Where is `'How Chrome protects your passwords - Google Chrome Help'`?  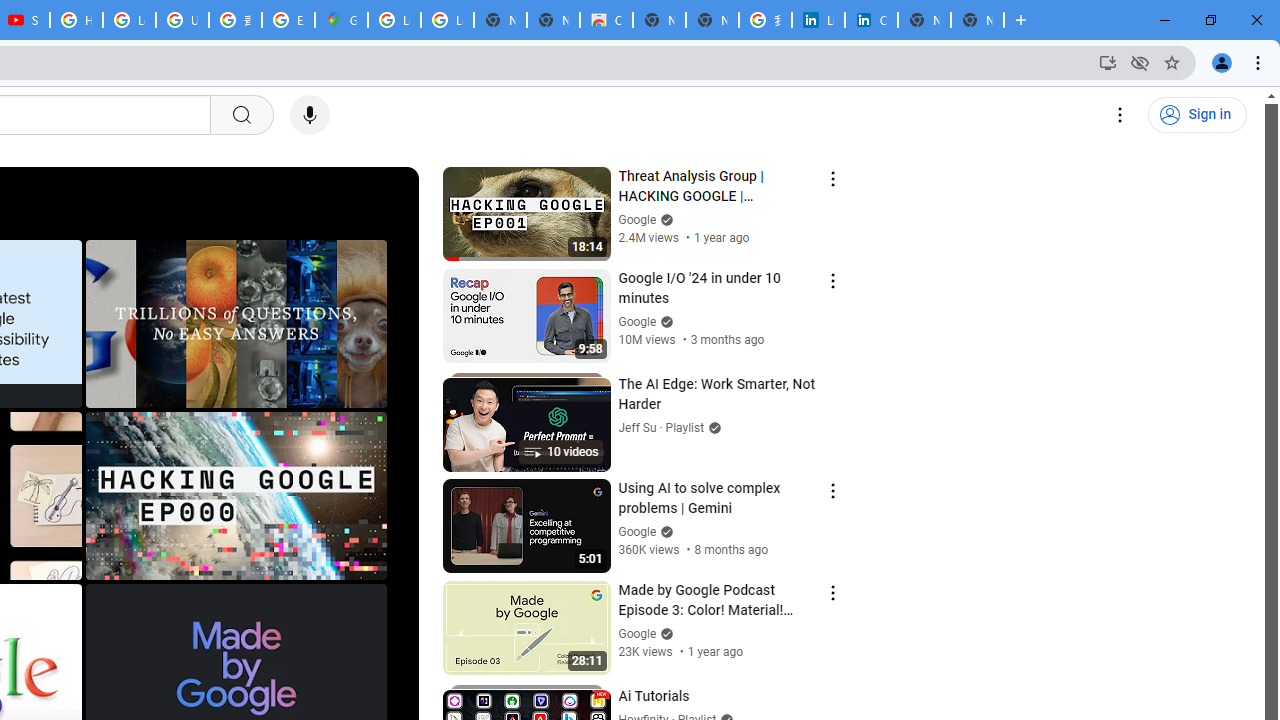 'How Chrome protects your passwords - Google Chrome Help' is located at coordinates (76, 20).